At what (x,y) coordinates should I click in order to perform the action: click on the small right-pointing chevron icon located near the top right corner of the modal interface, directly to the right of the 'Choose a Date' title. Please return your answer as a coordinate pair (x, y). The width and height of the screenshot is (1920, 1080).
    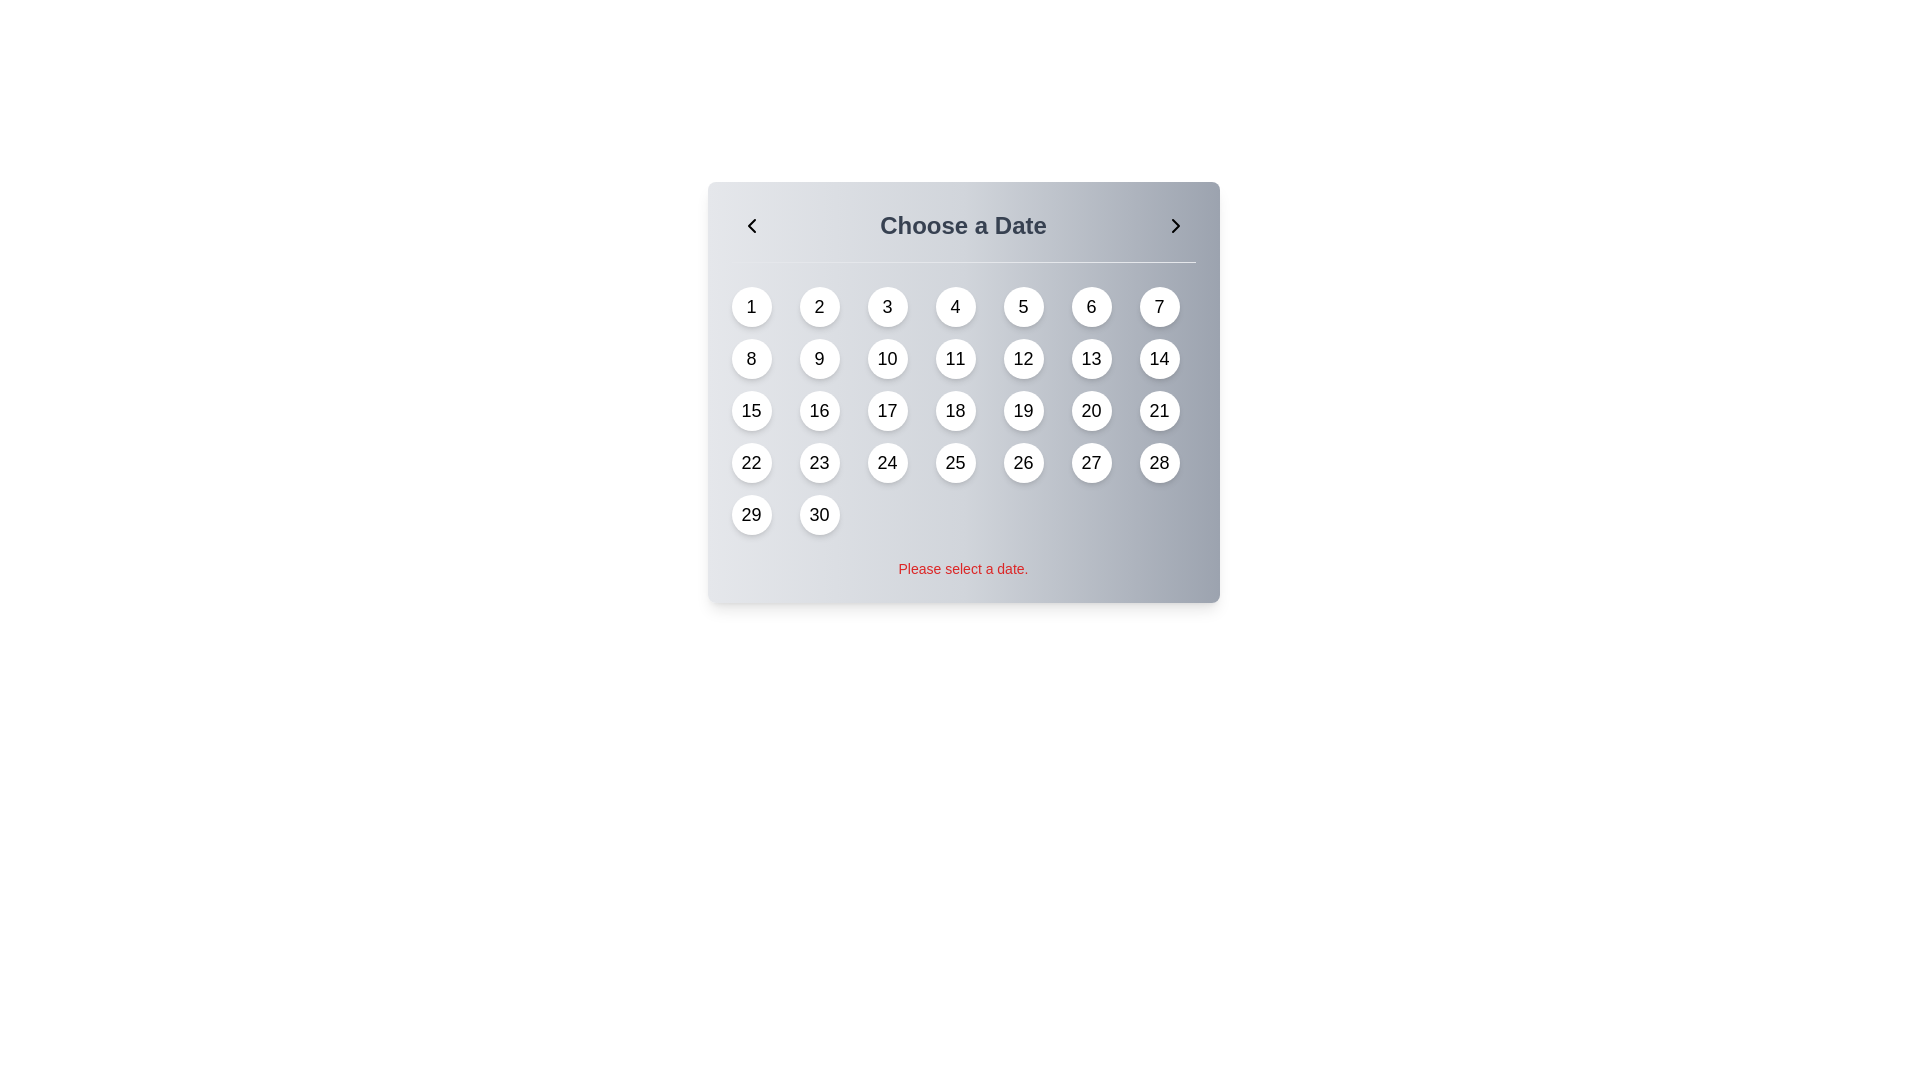
    Looking at the image, I should click on (1175, 225).